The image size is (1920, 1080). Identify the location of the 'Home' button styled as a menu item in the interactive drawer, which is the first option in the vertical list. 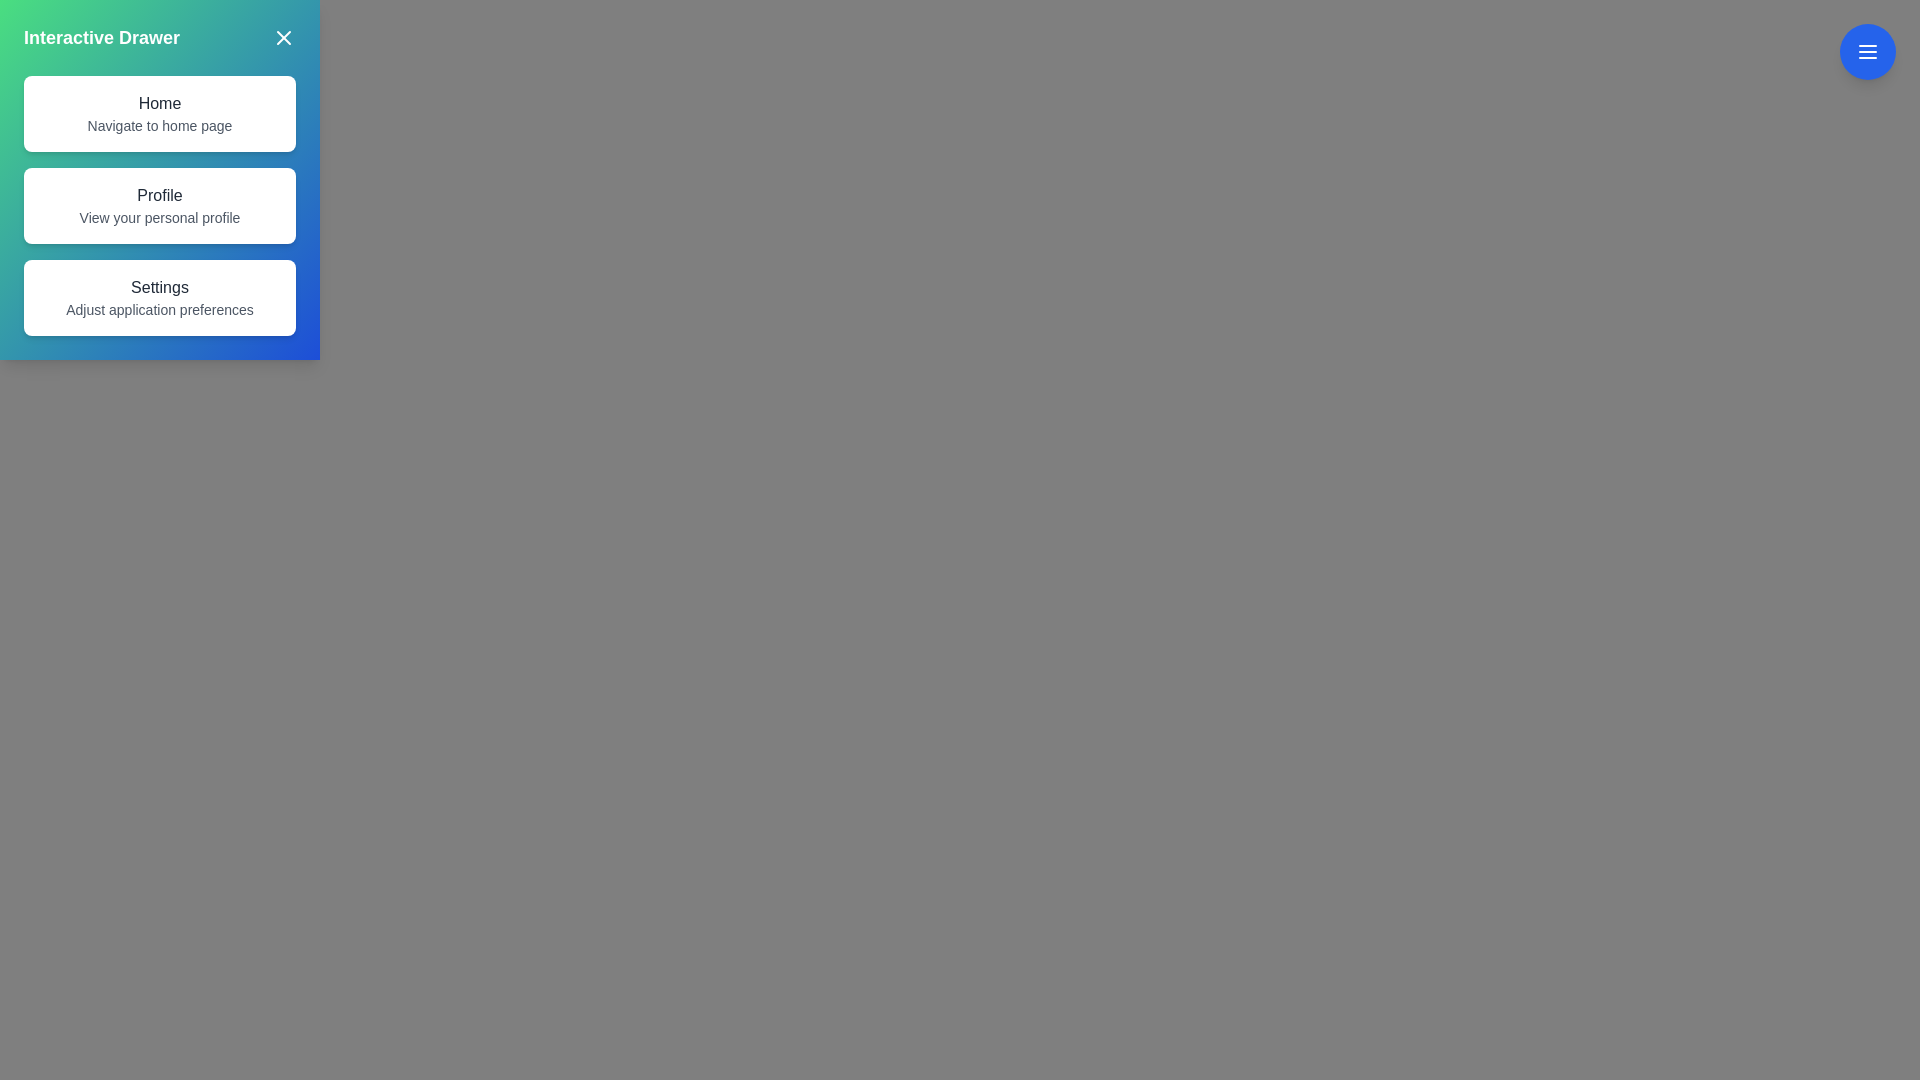
(158, 114).